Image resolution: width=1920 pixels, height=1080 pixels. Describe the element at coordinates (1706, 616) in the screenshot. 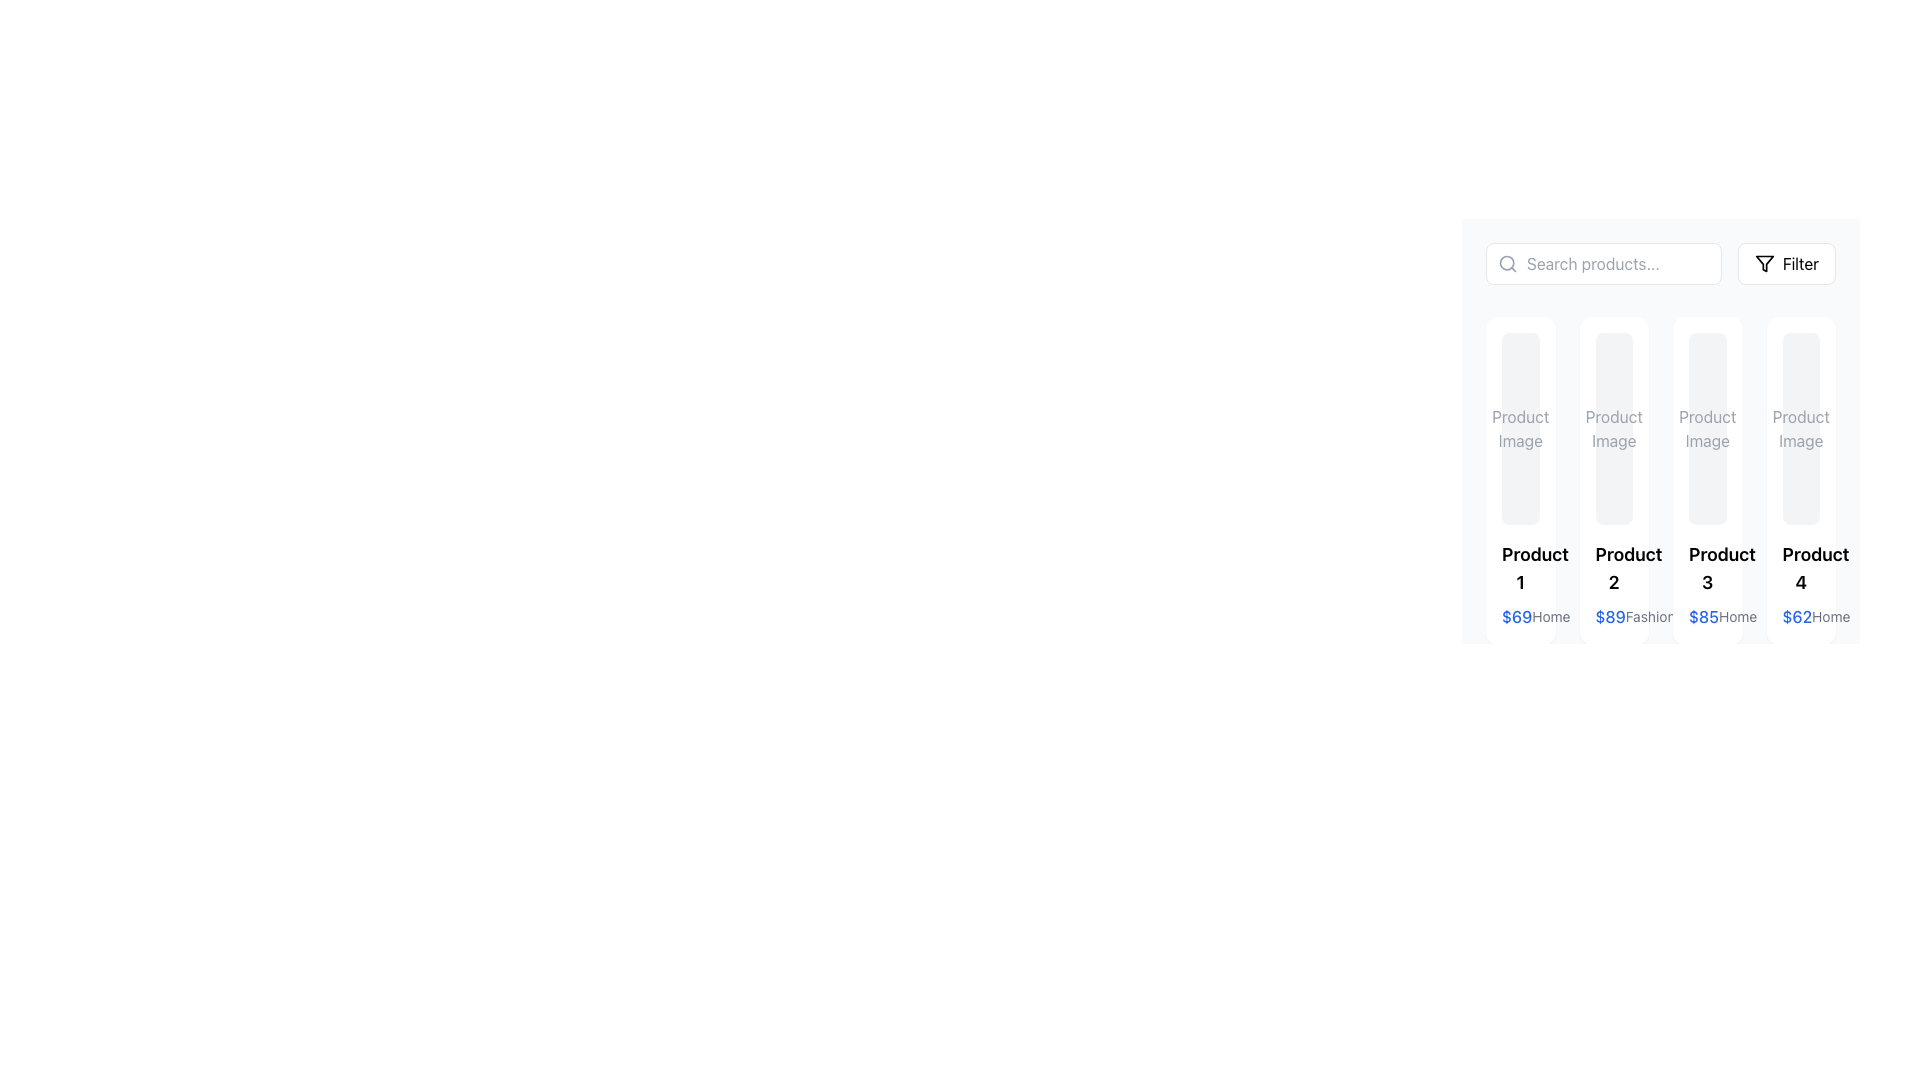

I see `the price label ('$85') or the category text ('Home') in the lower section of the third product card to interact with the product` at that location.